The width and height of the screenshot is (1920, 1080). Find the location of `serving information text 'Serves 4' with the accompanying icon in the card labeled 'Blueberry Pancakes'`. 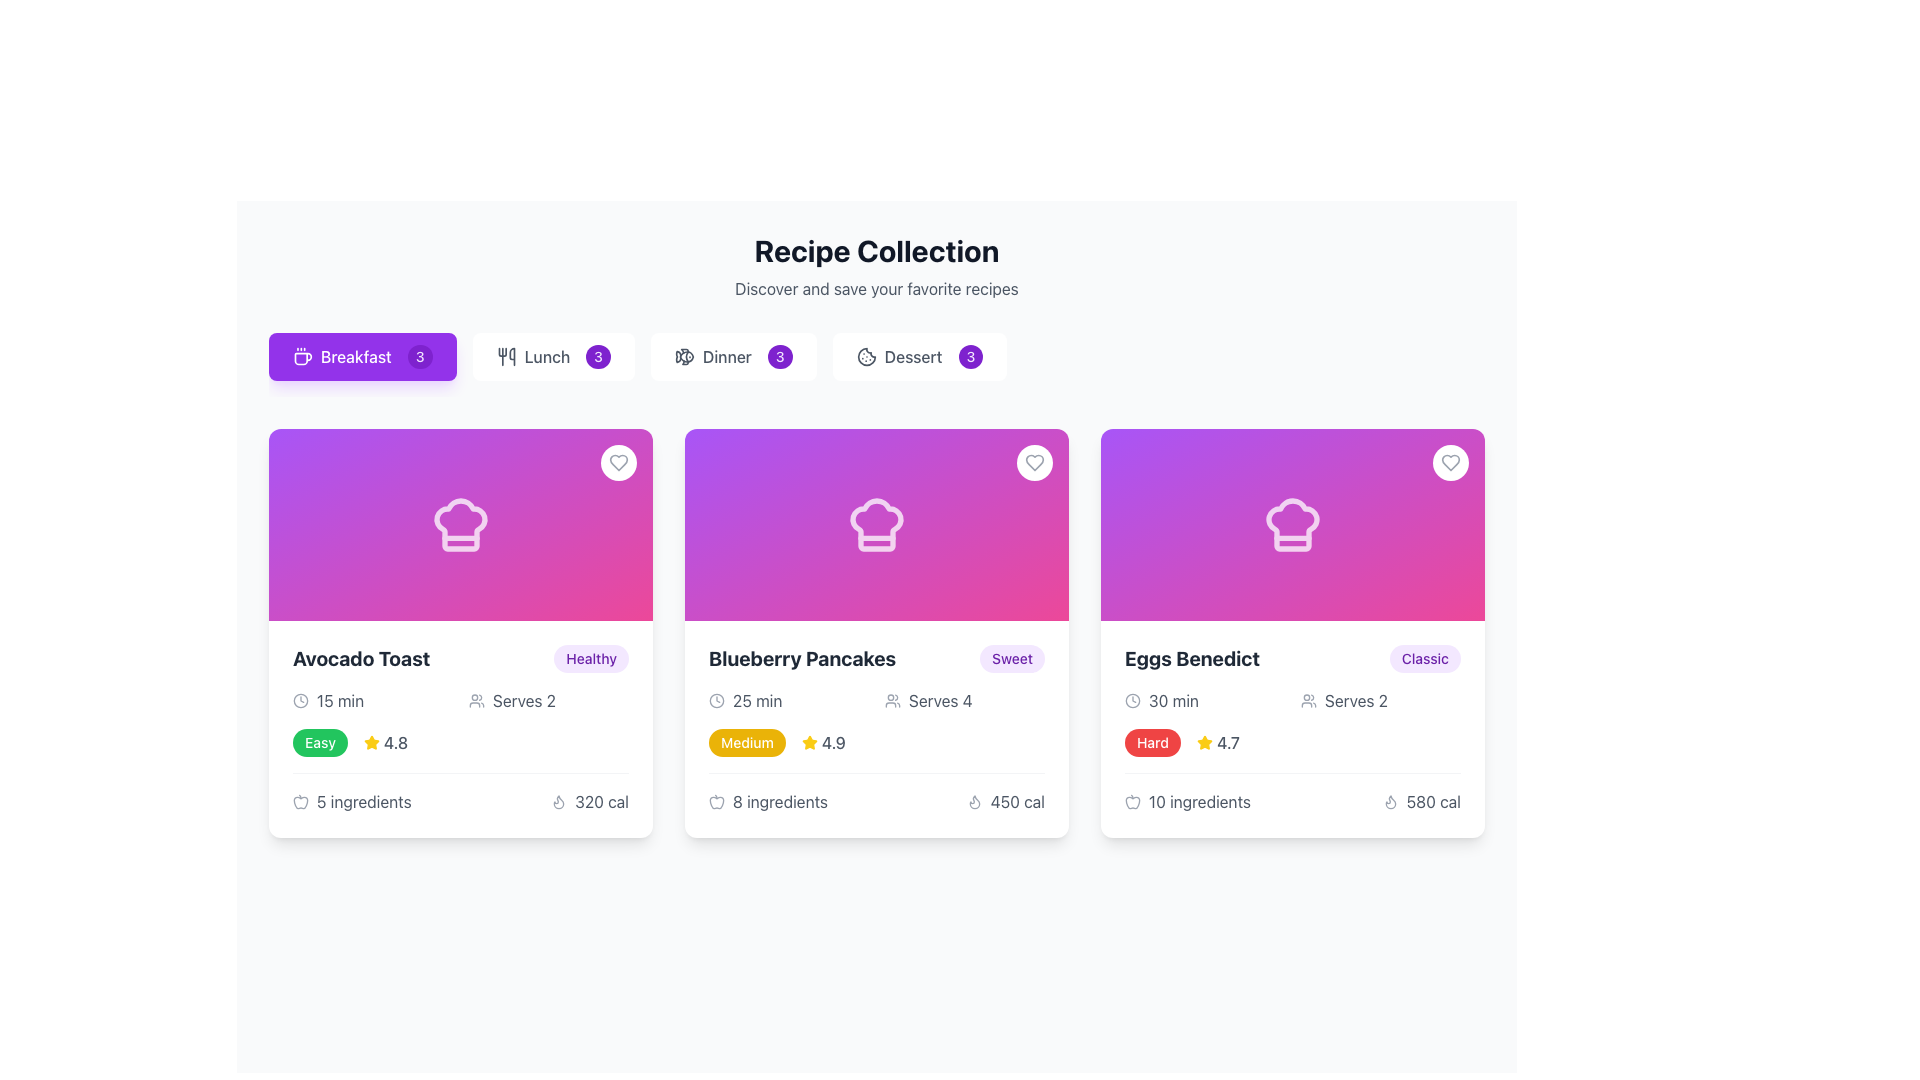

serving information text 'Serves 4' with the accompanying icon in the card labeled 'Blueberry Pancakes' is located at coordinates (964, 700).